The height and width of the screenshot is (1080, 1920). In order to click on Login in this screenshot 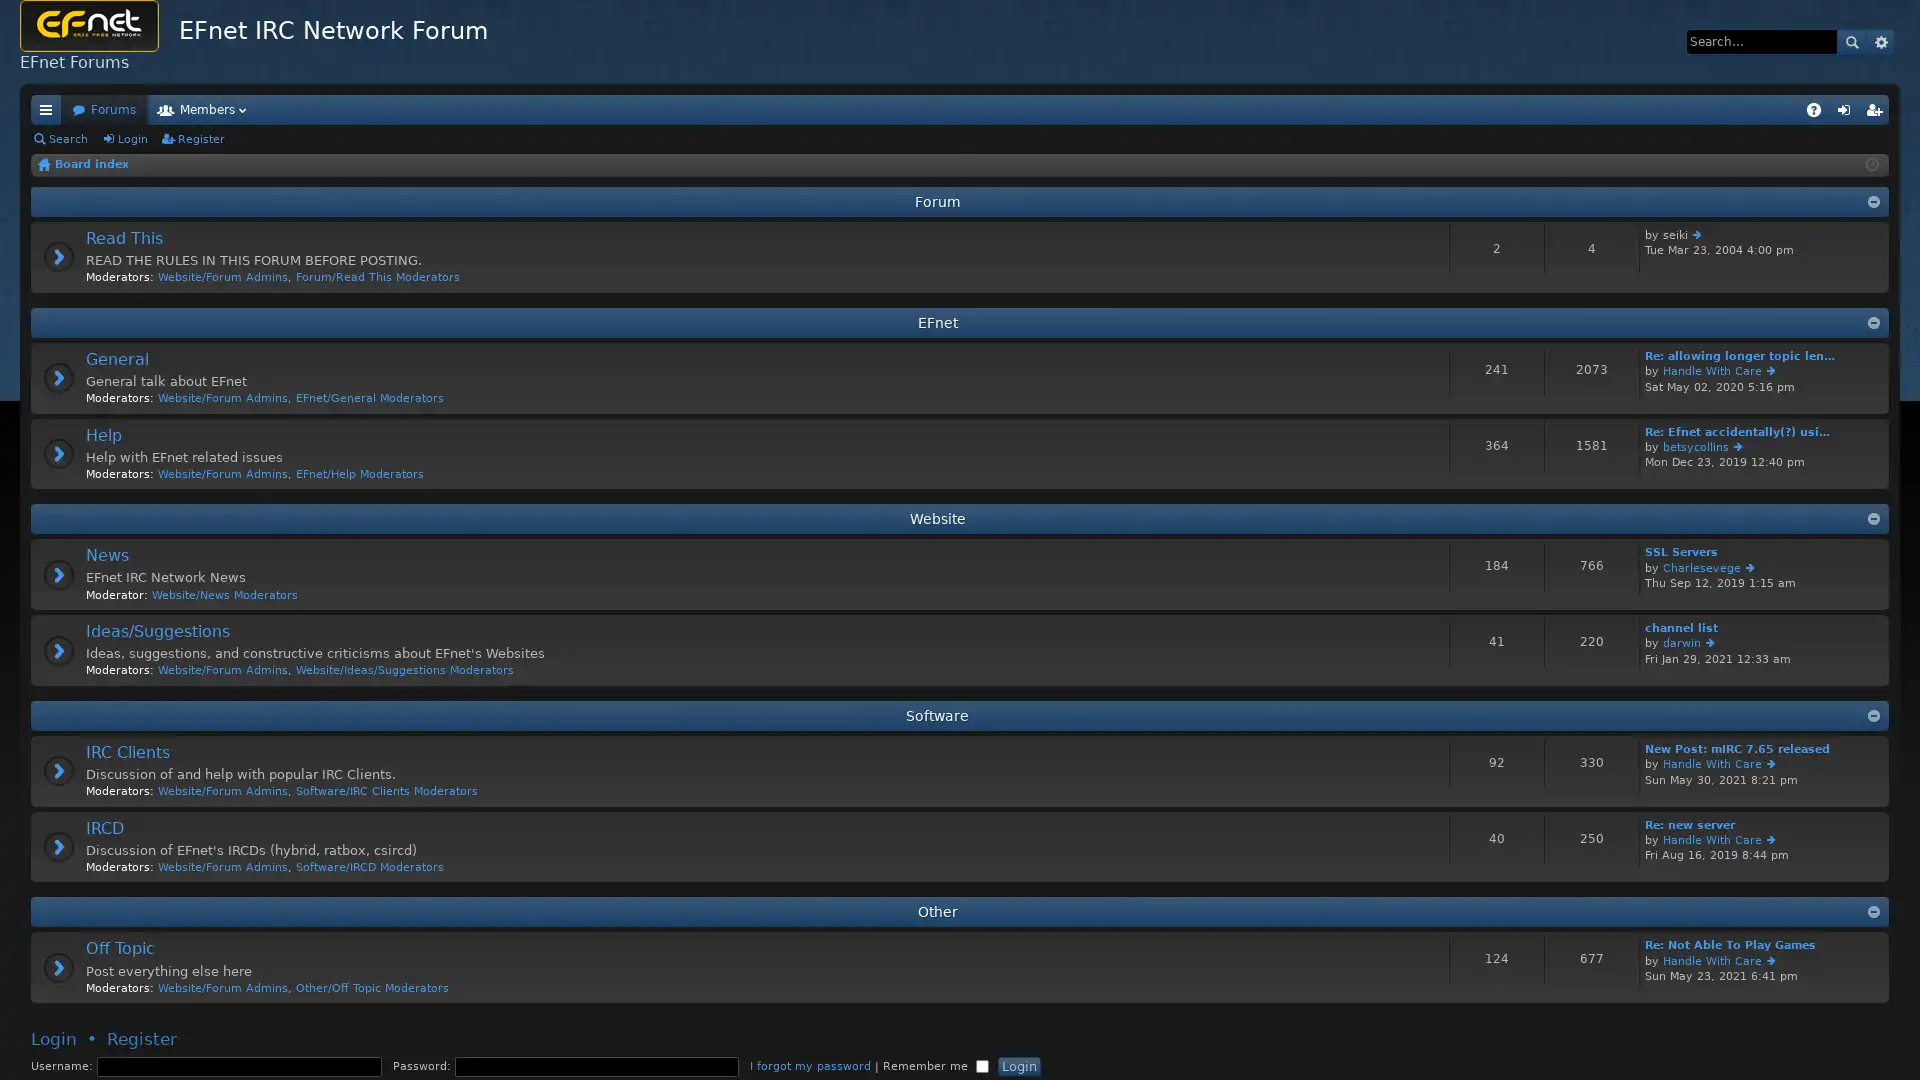, I will do `click(1019, 1065)`.